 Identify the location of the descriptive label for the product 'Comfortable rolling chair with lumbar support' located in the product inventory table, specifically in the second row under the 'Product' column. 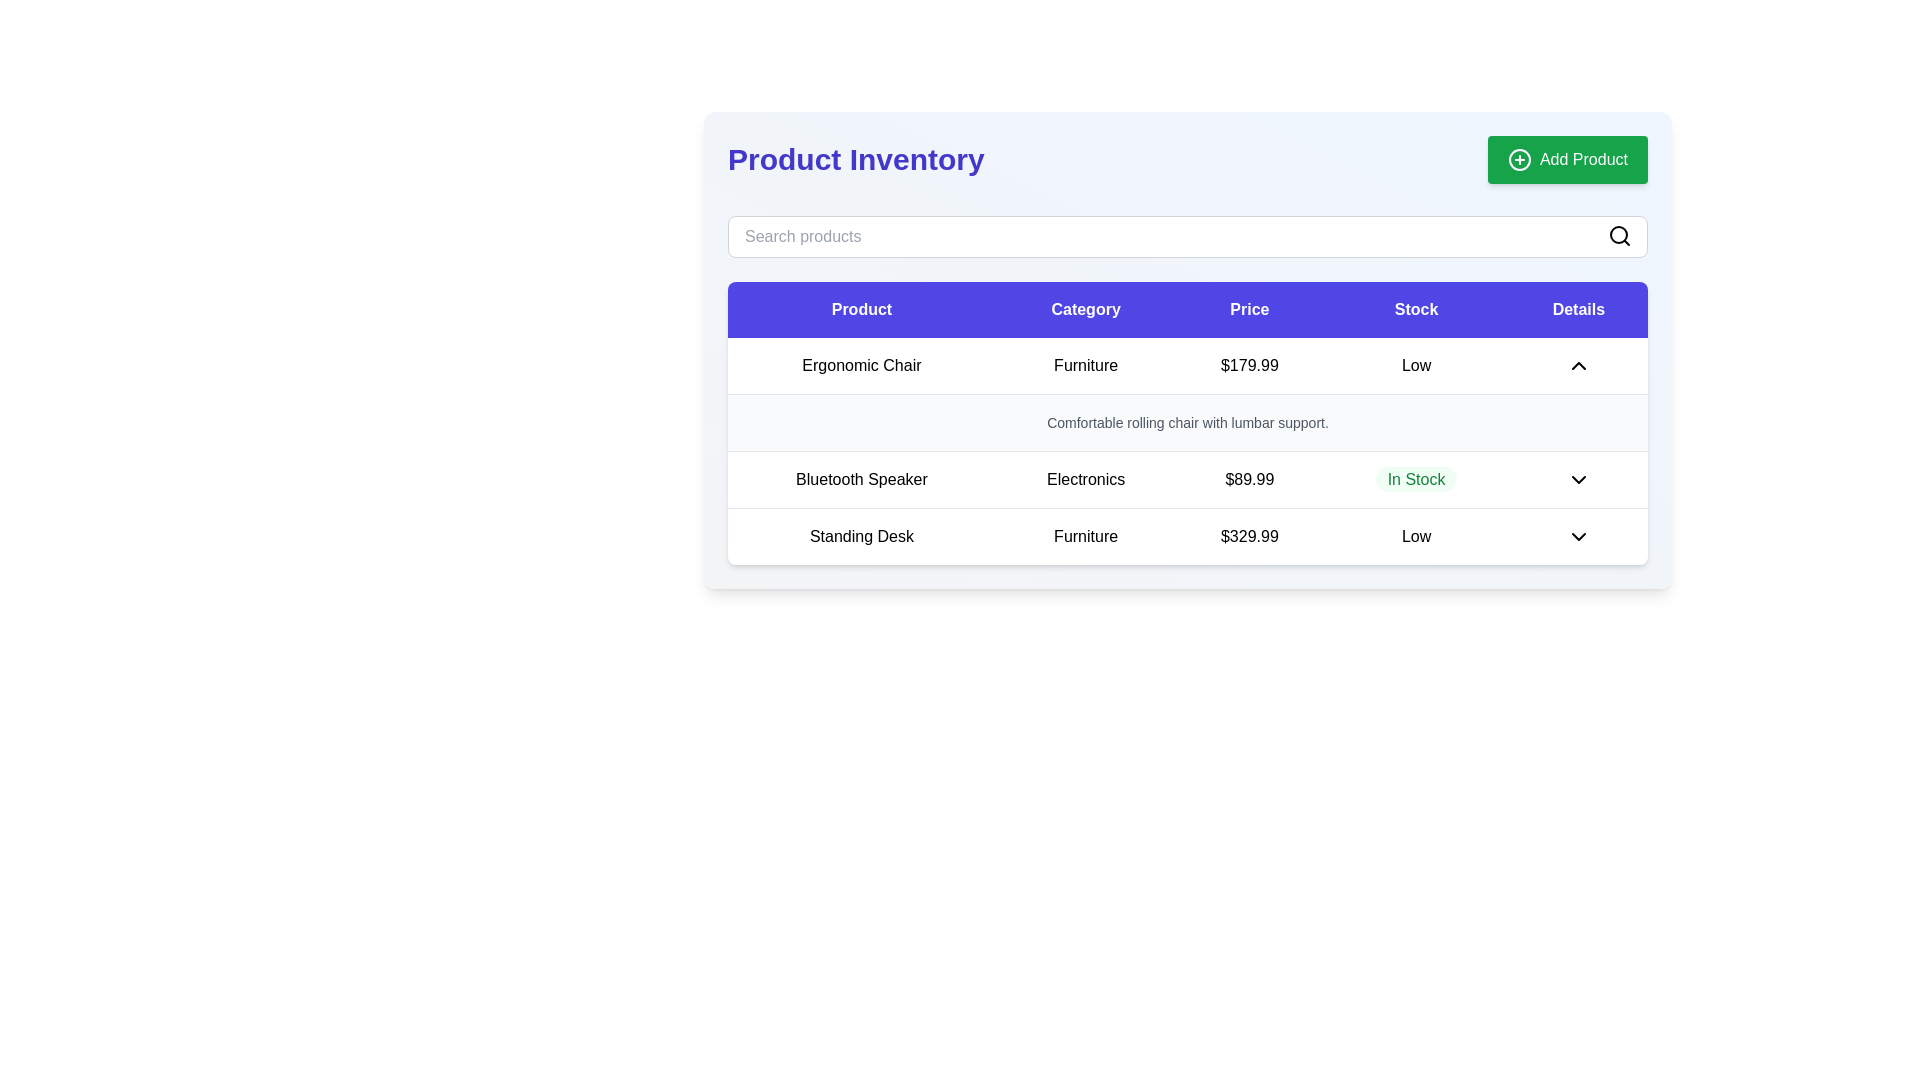
(1188, 422).